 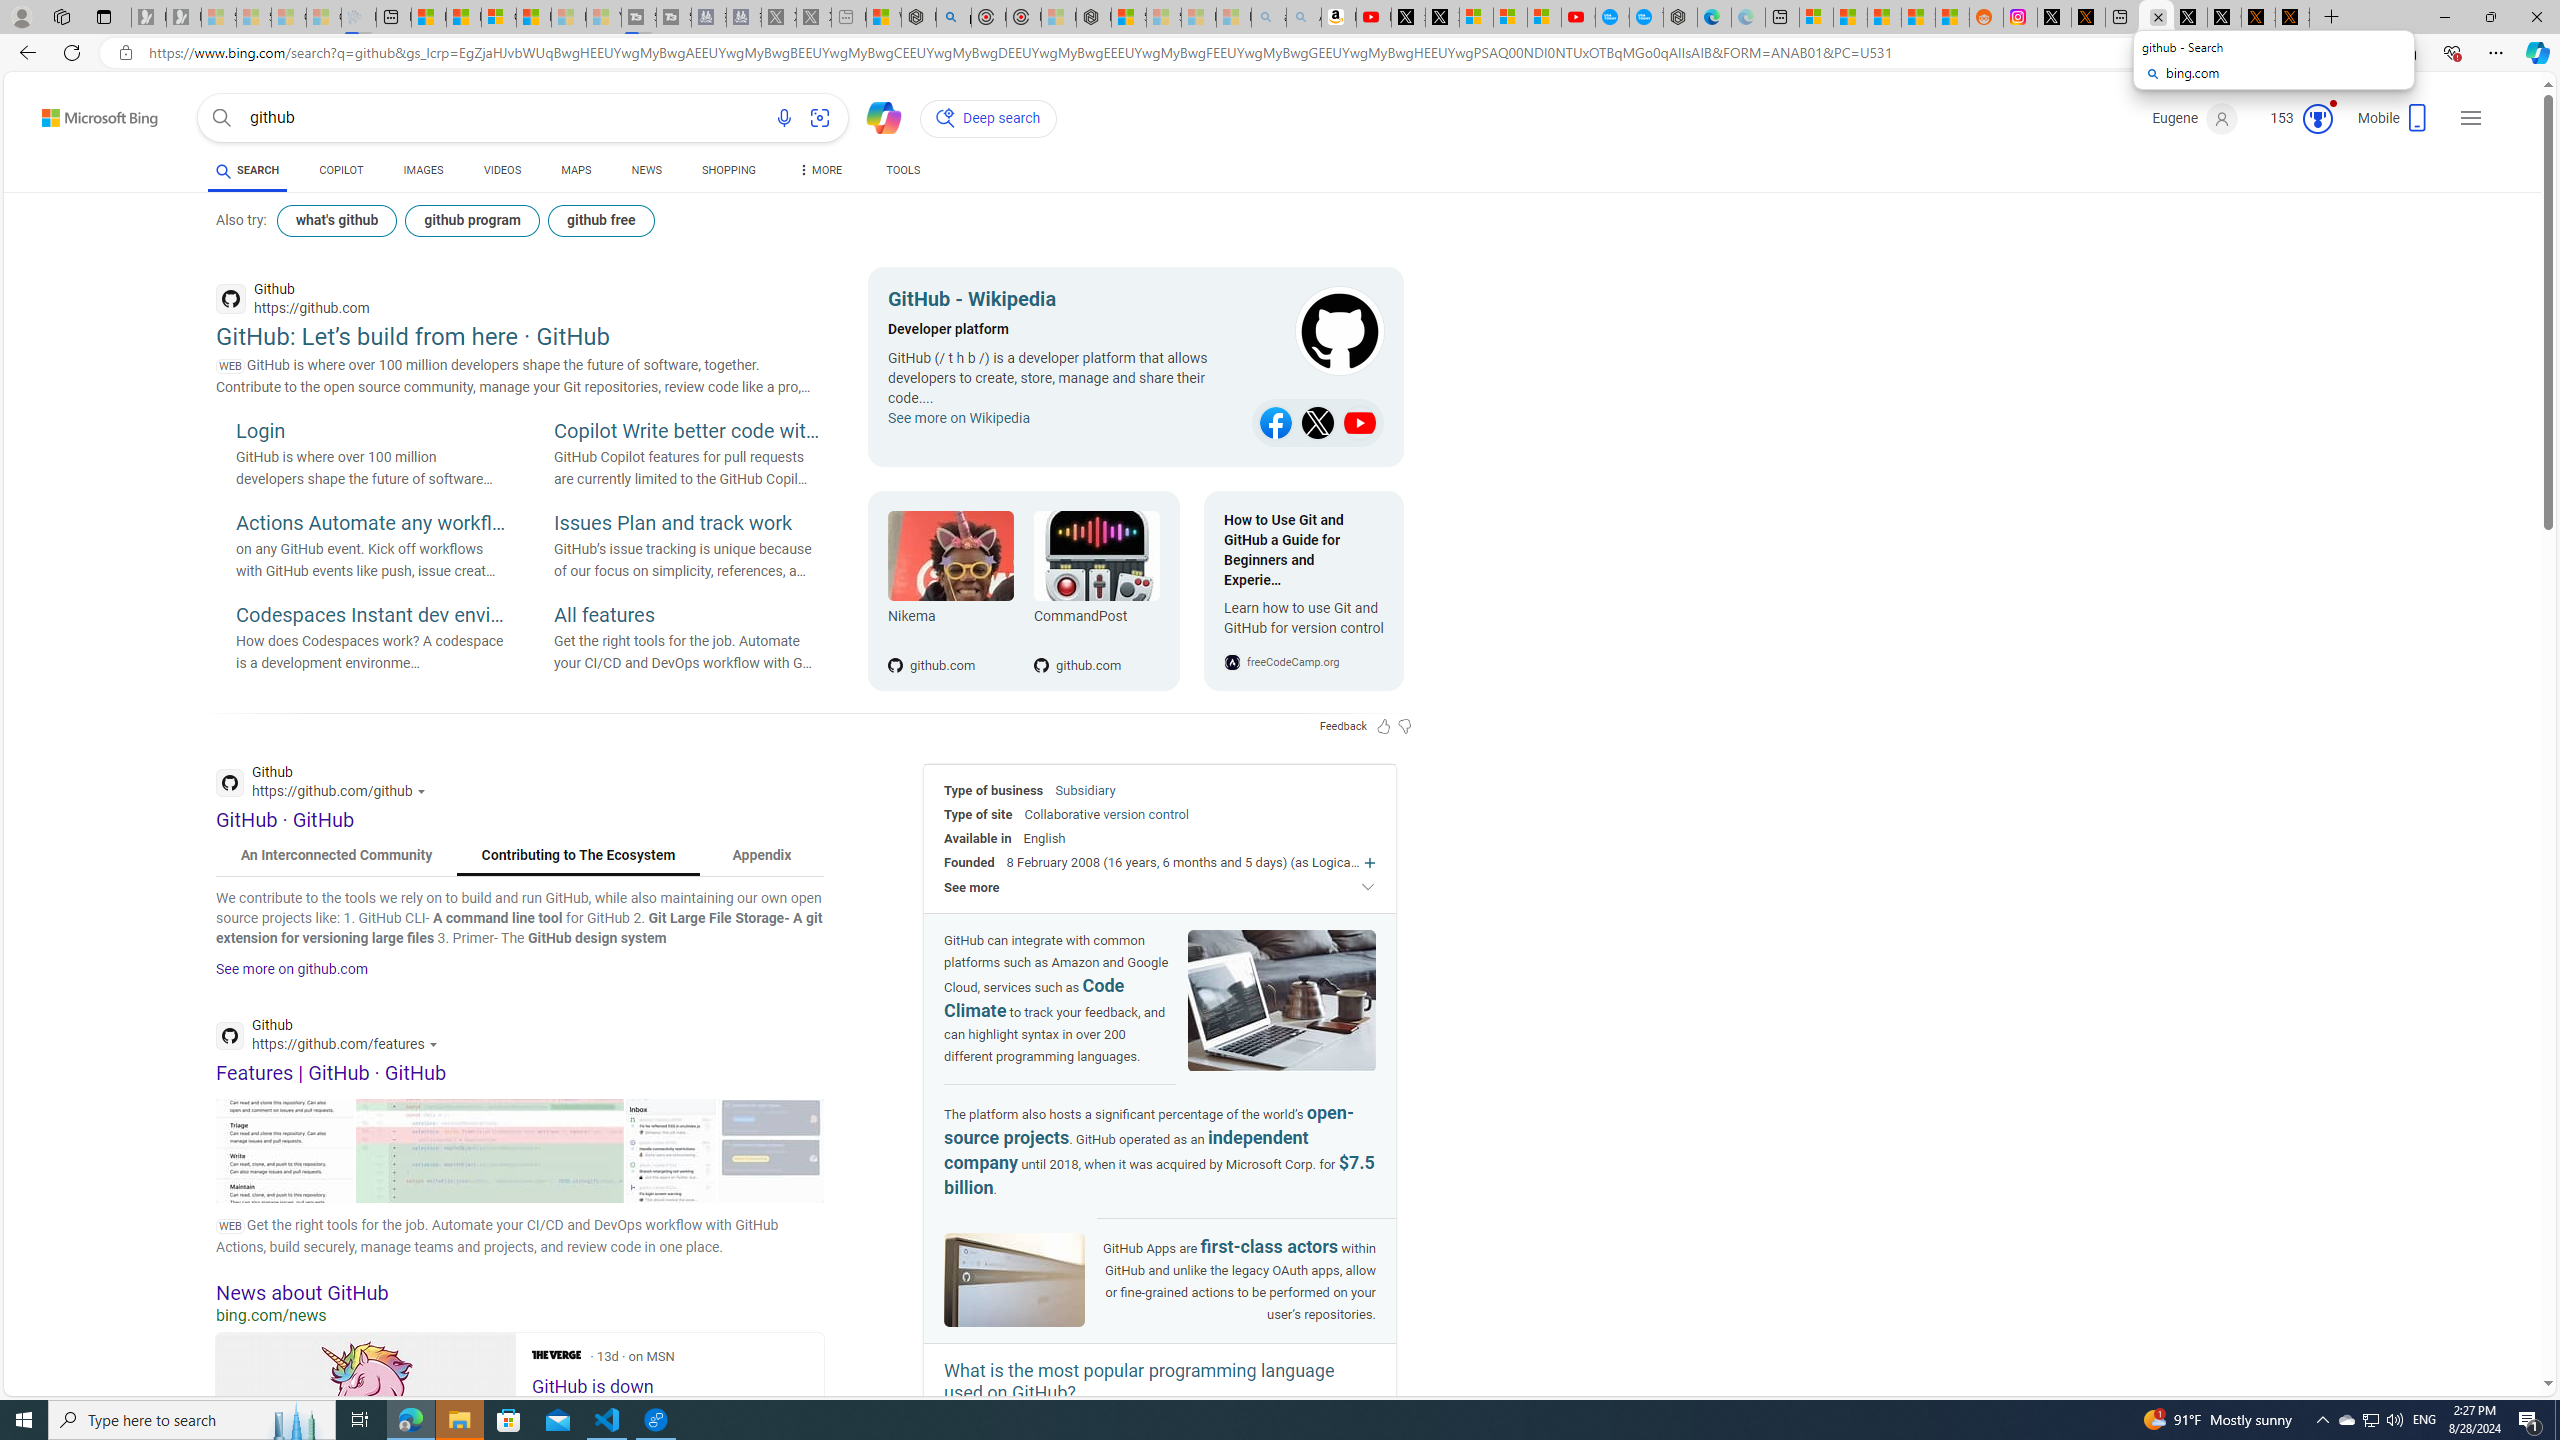 I want to click on 'github - Search', so click(x=2155, y=16).